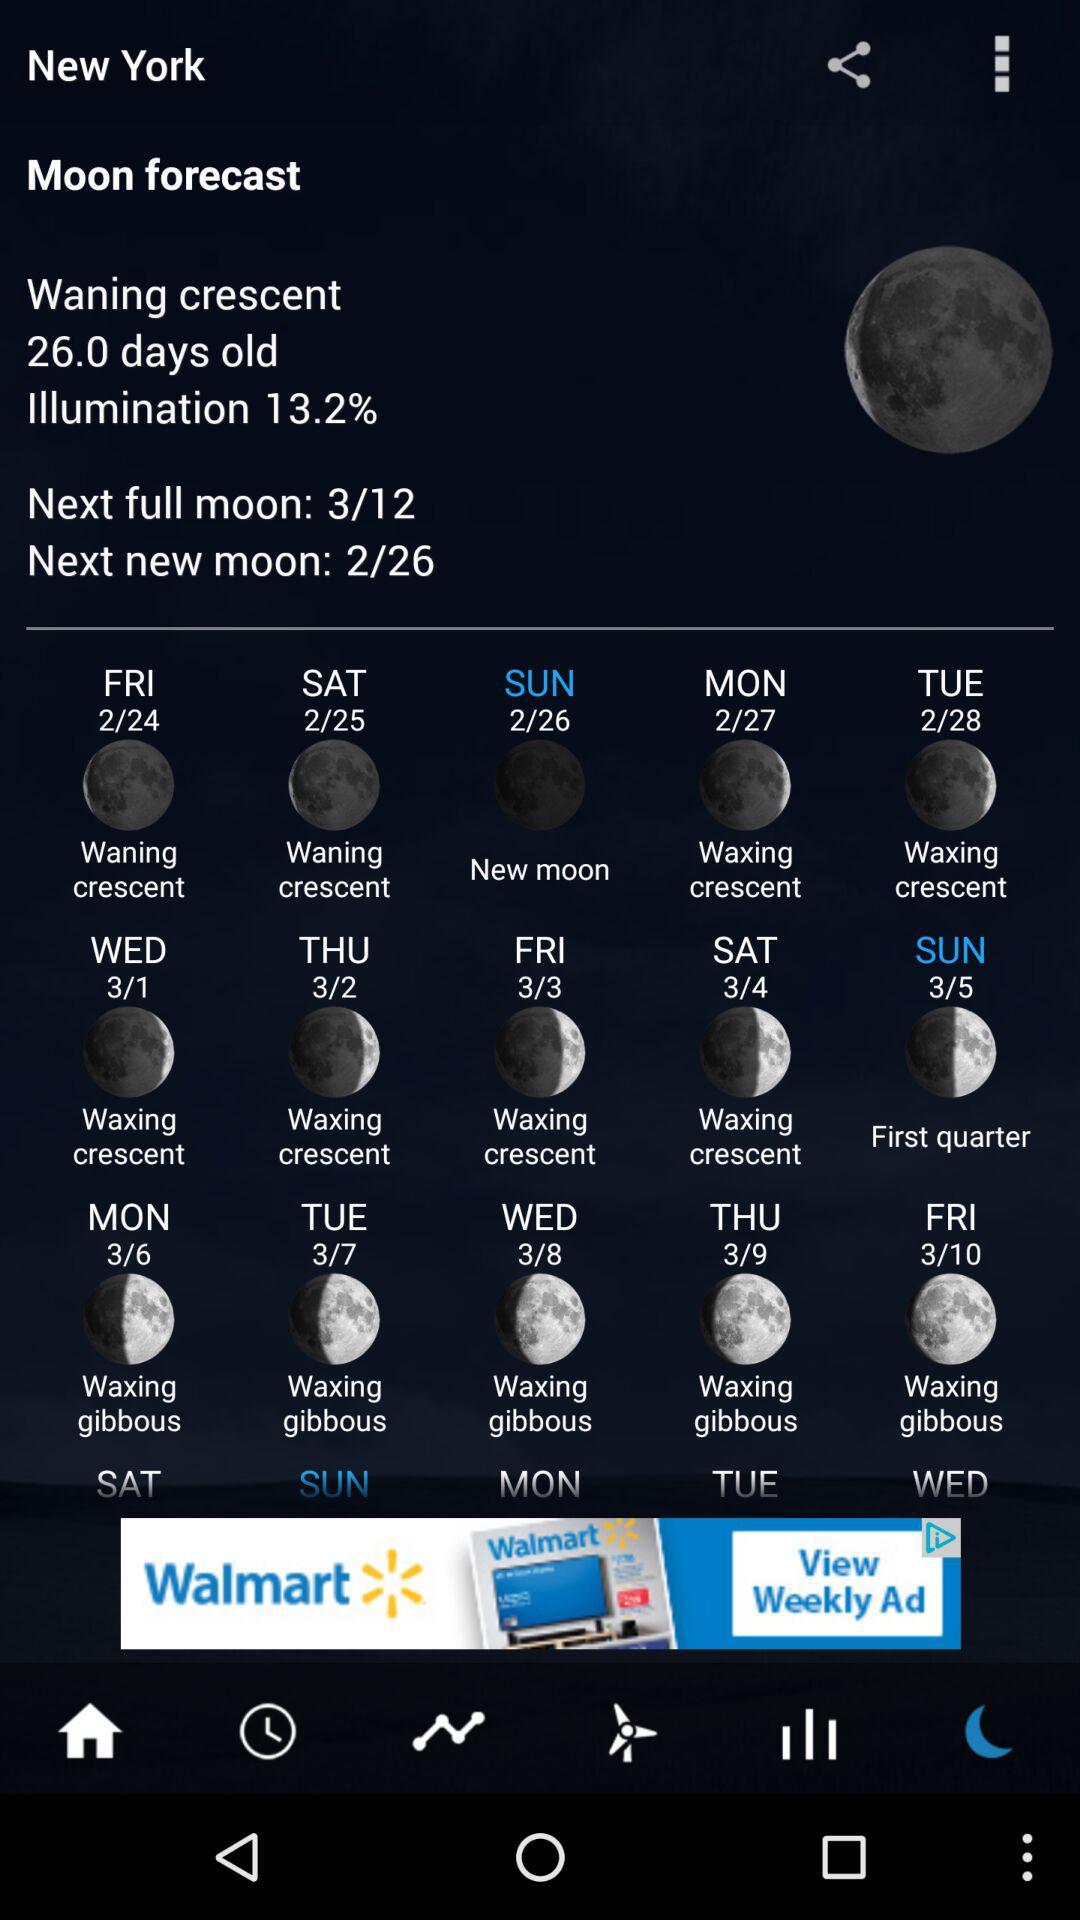 The width and height of the screenshot is (1080, 1920). What do you see at coordinates (1002, 63) in the screenshot?
I see `explore settings` at bounding box center [1002, 63].